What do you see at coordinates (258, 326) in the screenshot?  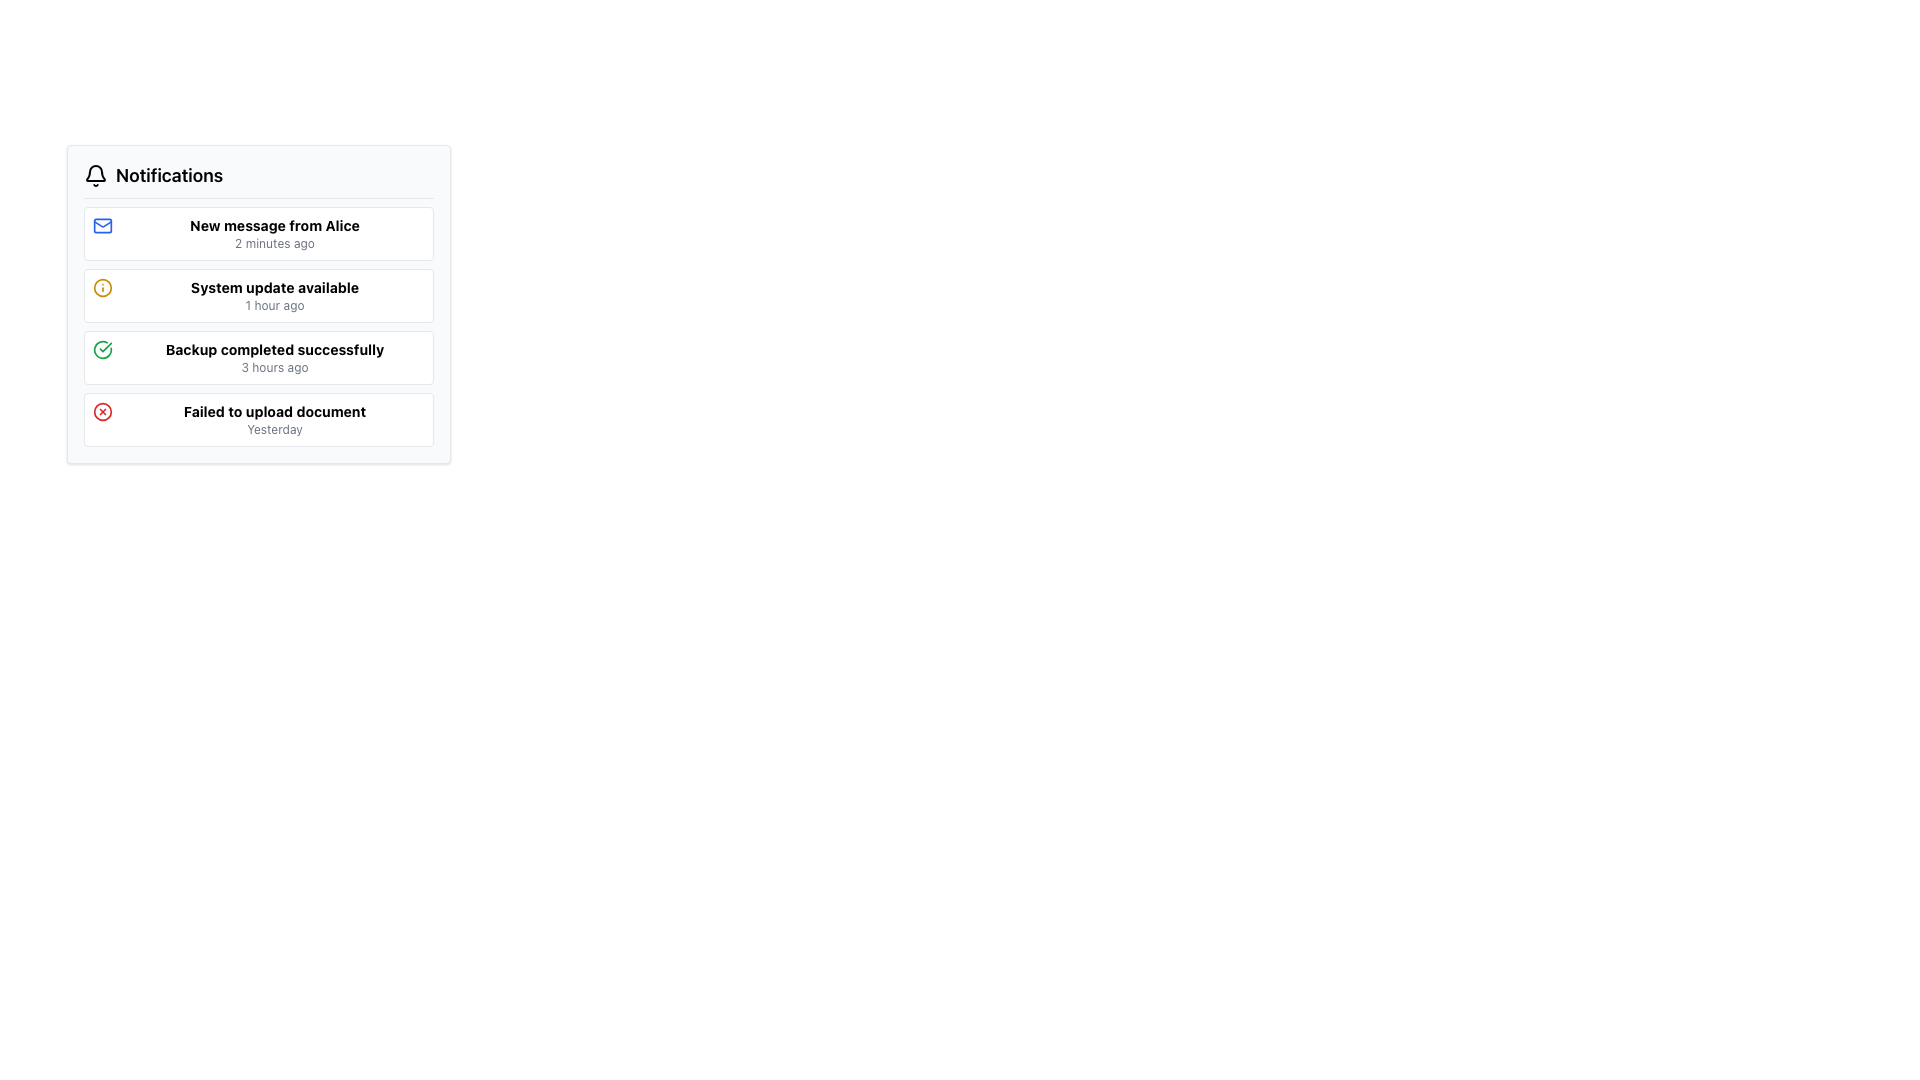 I see `the list of interactive notification cards located below the 'Notifications' title` at bounding box center [258, 326].